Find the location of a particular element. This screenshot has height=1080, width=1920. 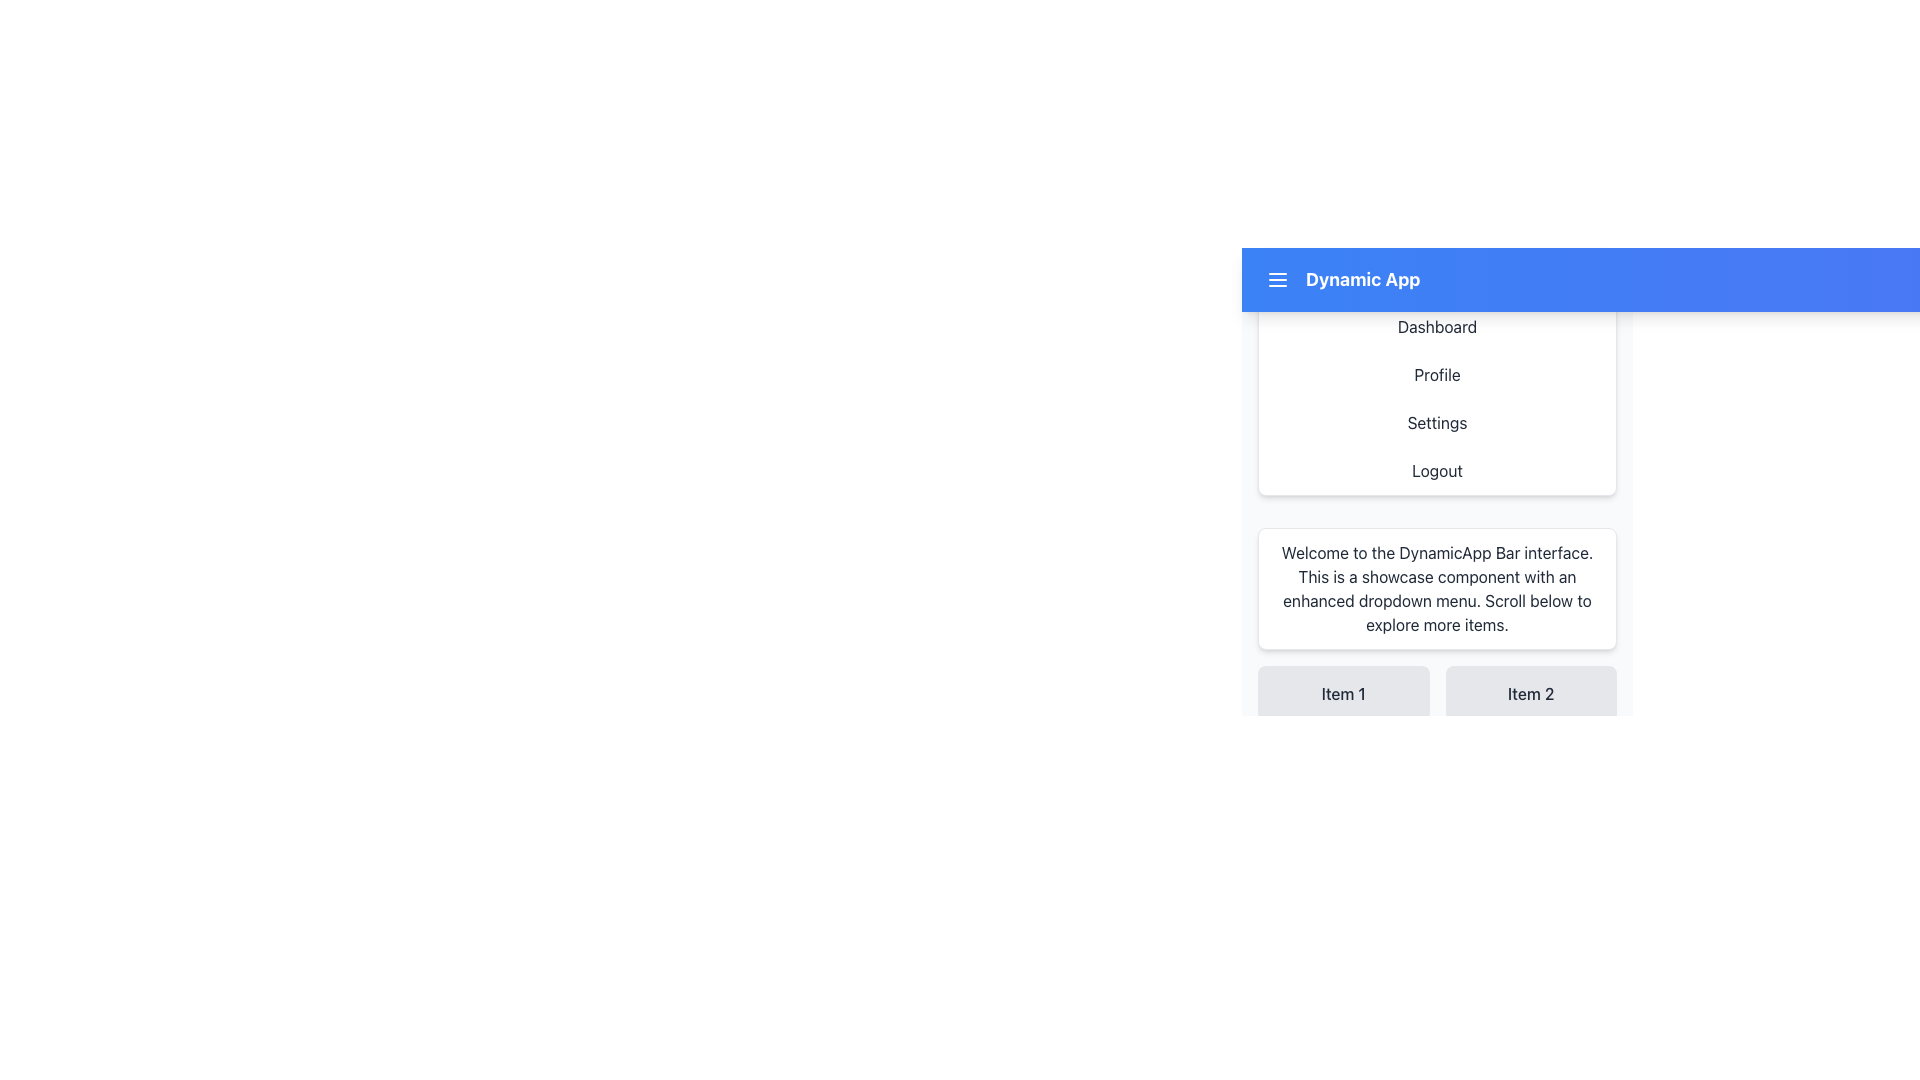

the topmost button in the dropdown menu, which navigates to the dashboard section of the application is located at coordinates (1436, 326).